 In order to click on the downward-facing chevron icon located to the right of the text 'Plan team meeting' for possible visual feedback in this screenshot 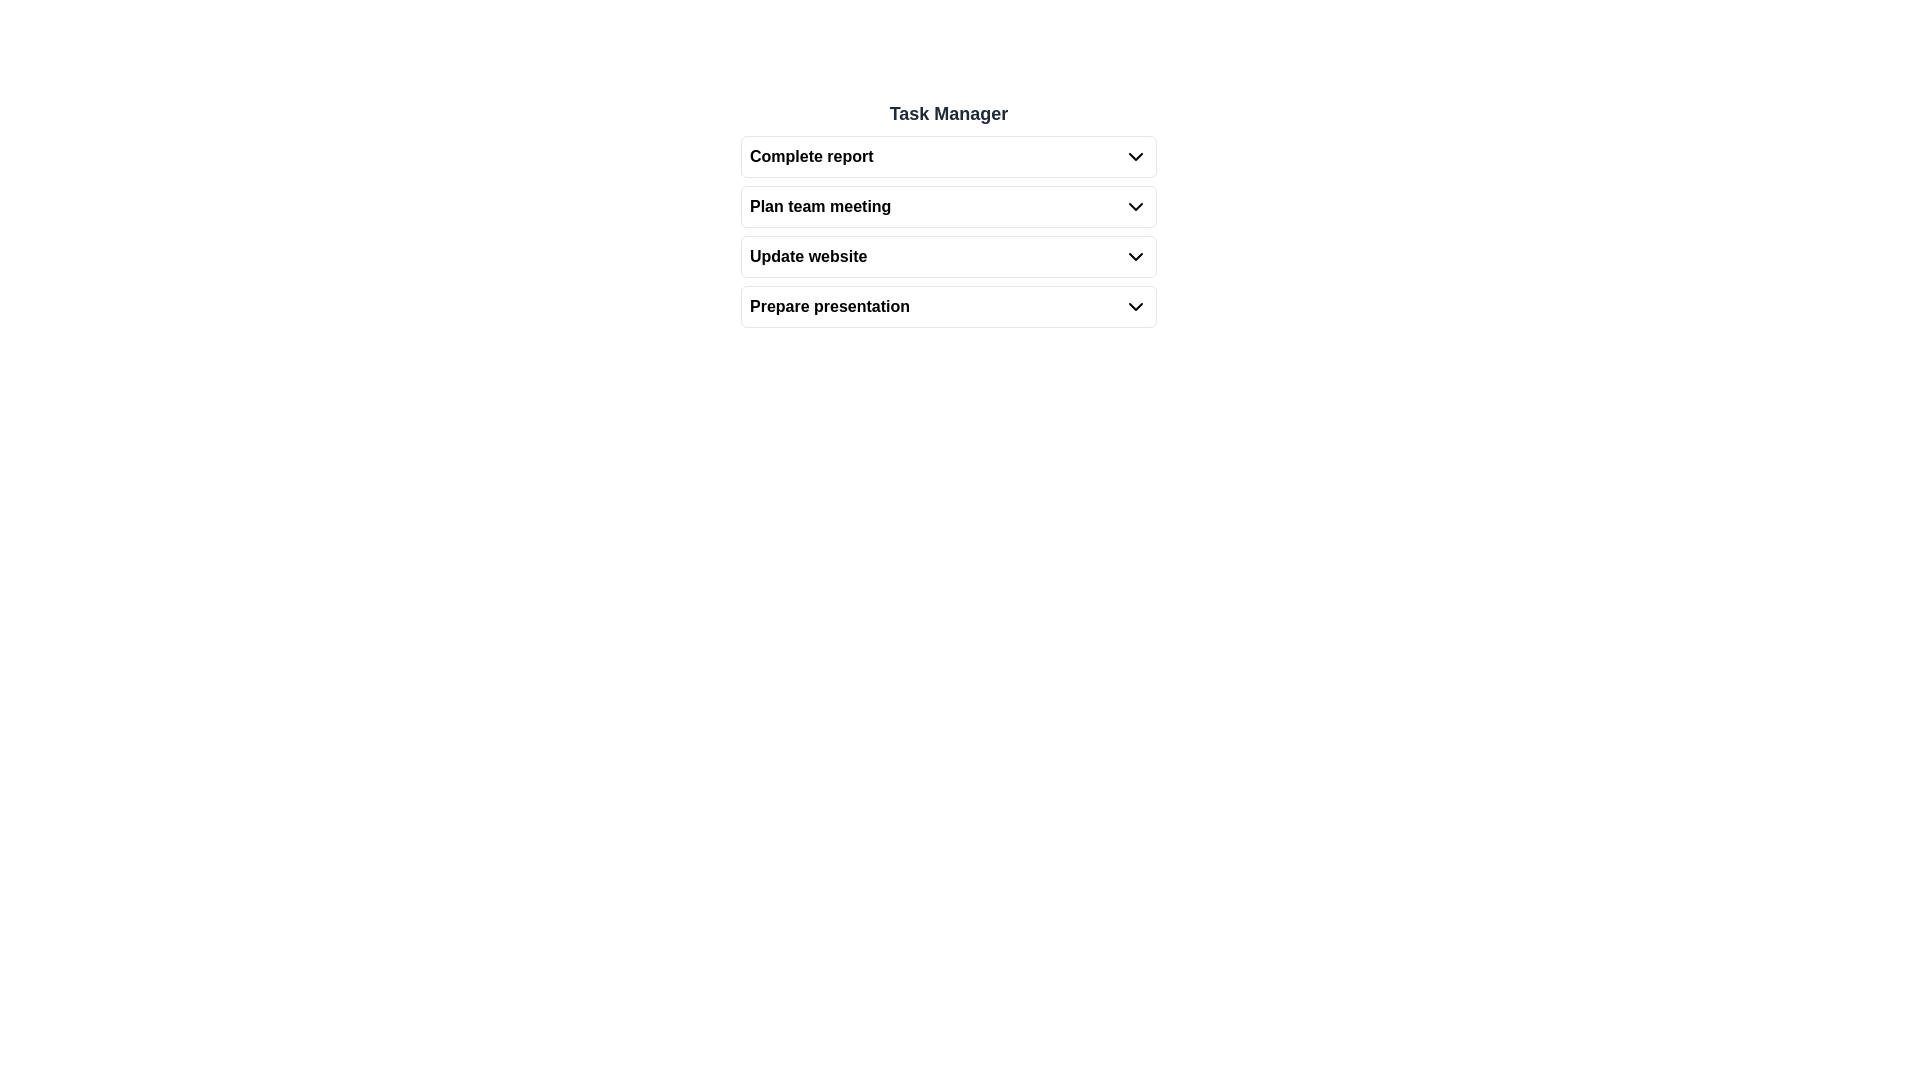, I will do `click(1136, 207)`.